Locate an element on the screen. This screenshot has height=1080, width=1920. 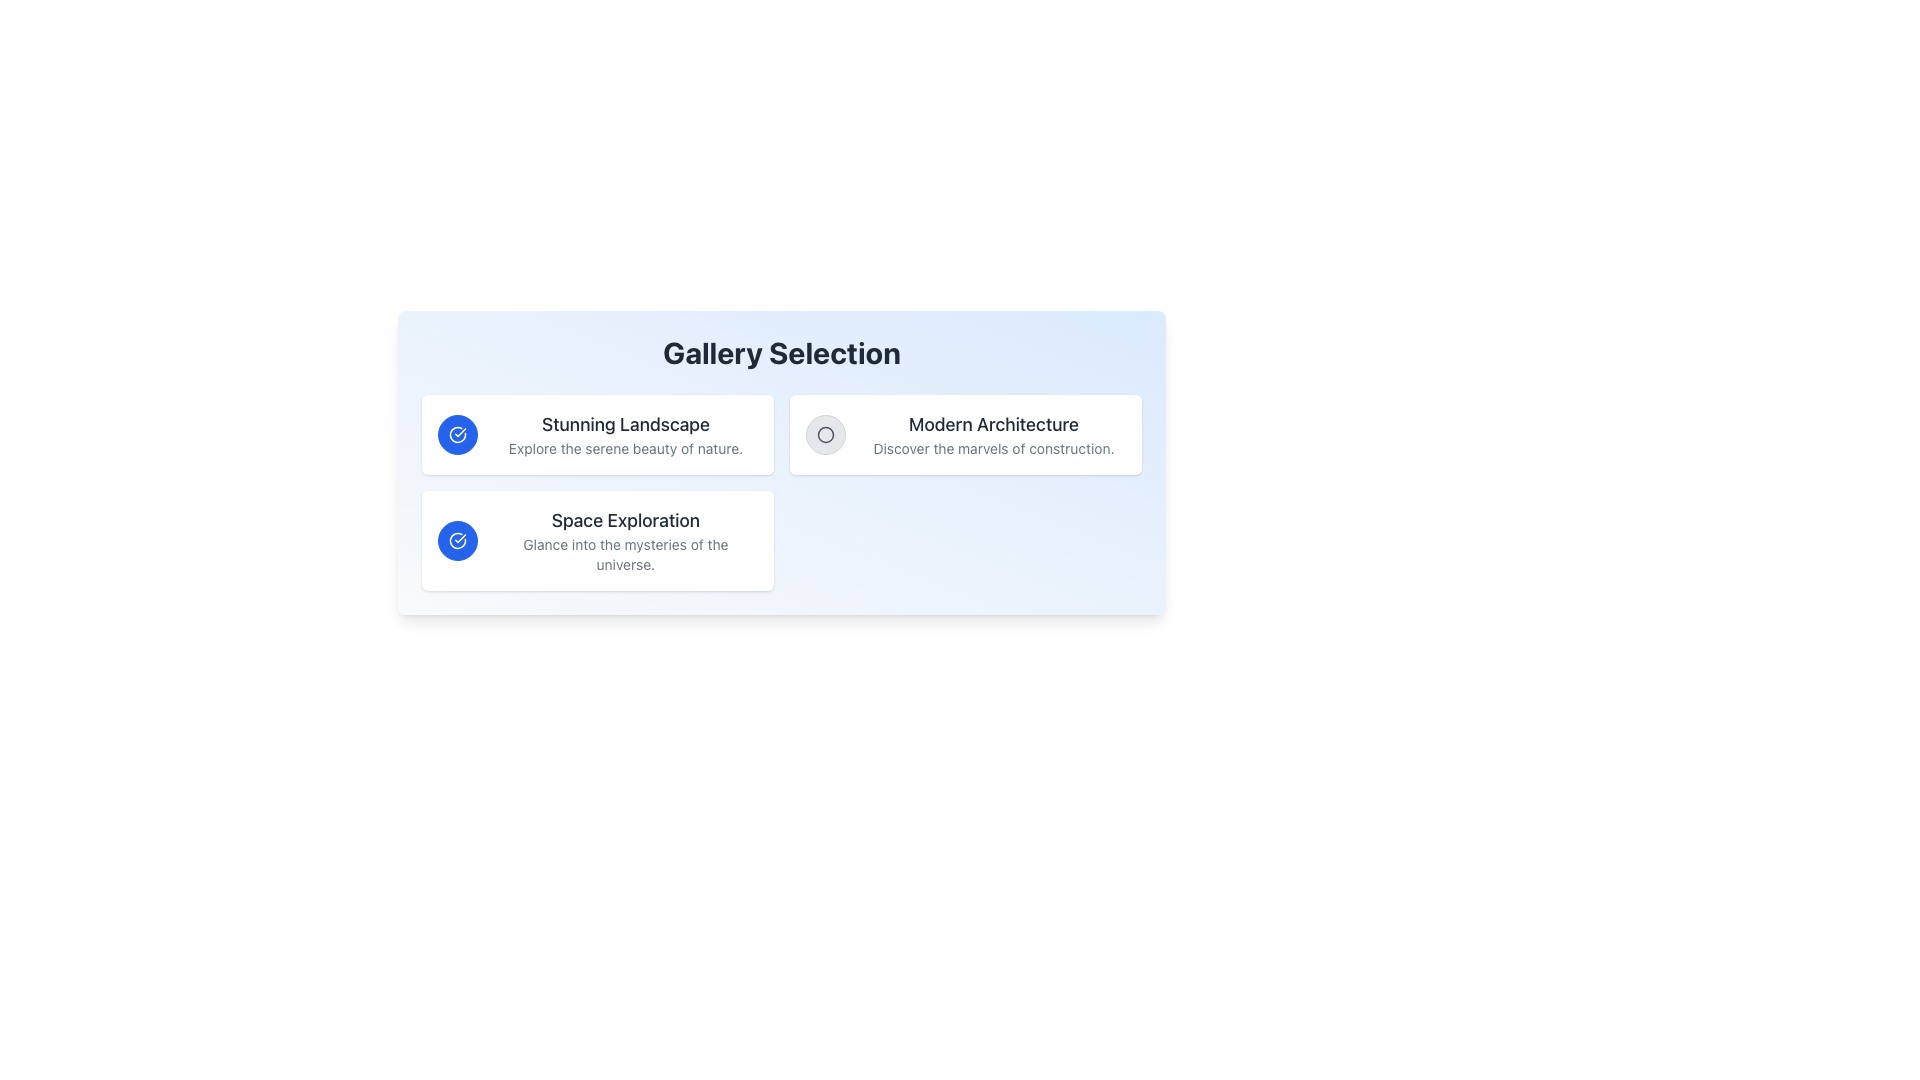
the circular icon on the left side of the 'Stunning Landscape' and 'Space Exploration' cards, which represents a state or category marking is located at coordinates (825, 434).